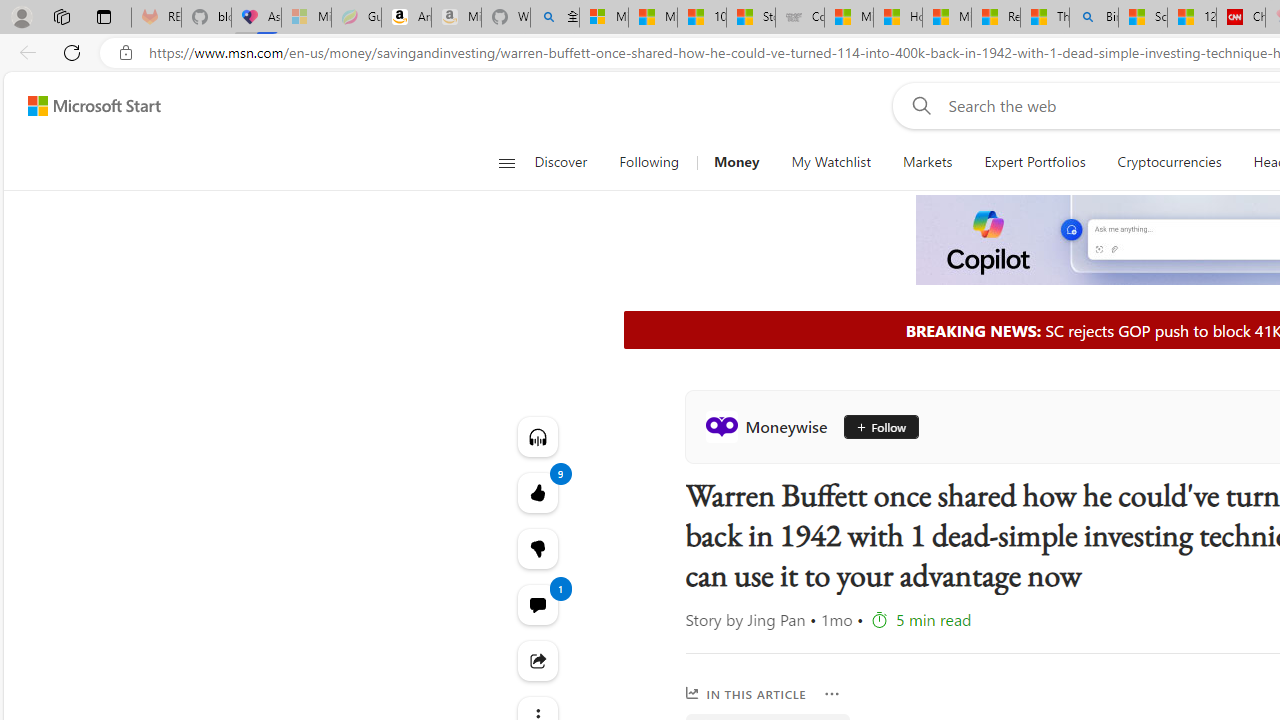 The image size is (1280, 720). What do you see at coordinates (926, 162) in the screenshot?
I see `'Markets'` at bounding box center [926, 162].